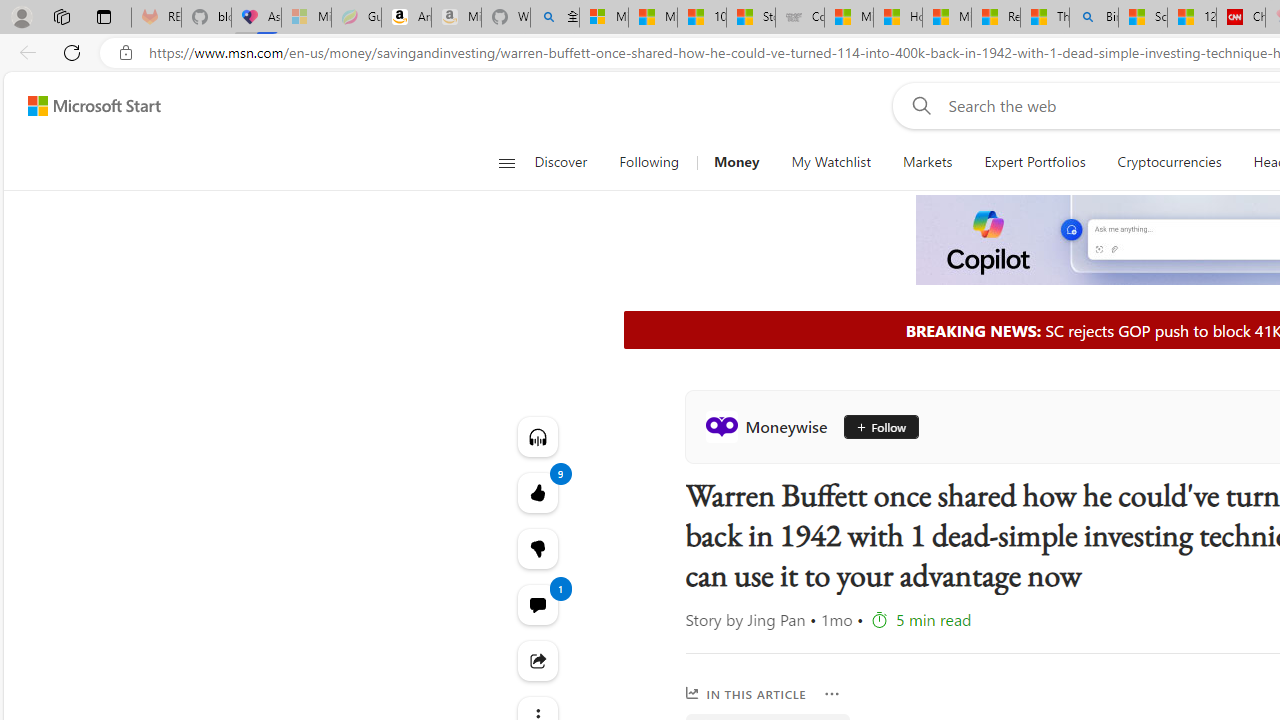 The image size is (1280, 720). What do you see at coordinates (926, 162) in the screenshot?
I see `'Markets'` at bounding box center [926, 162].